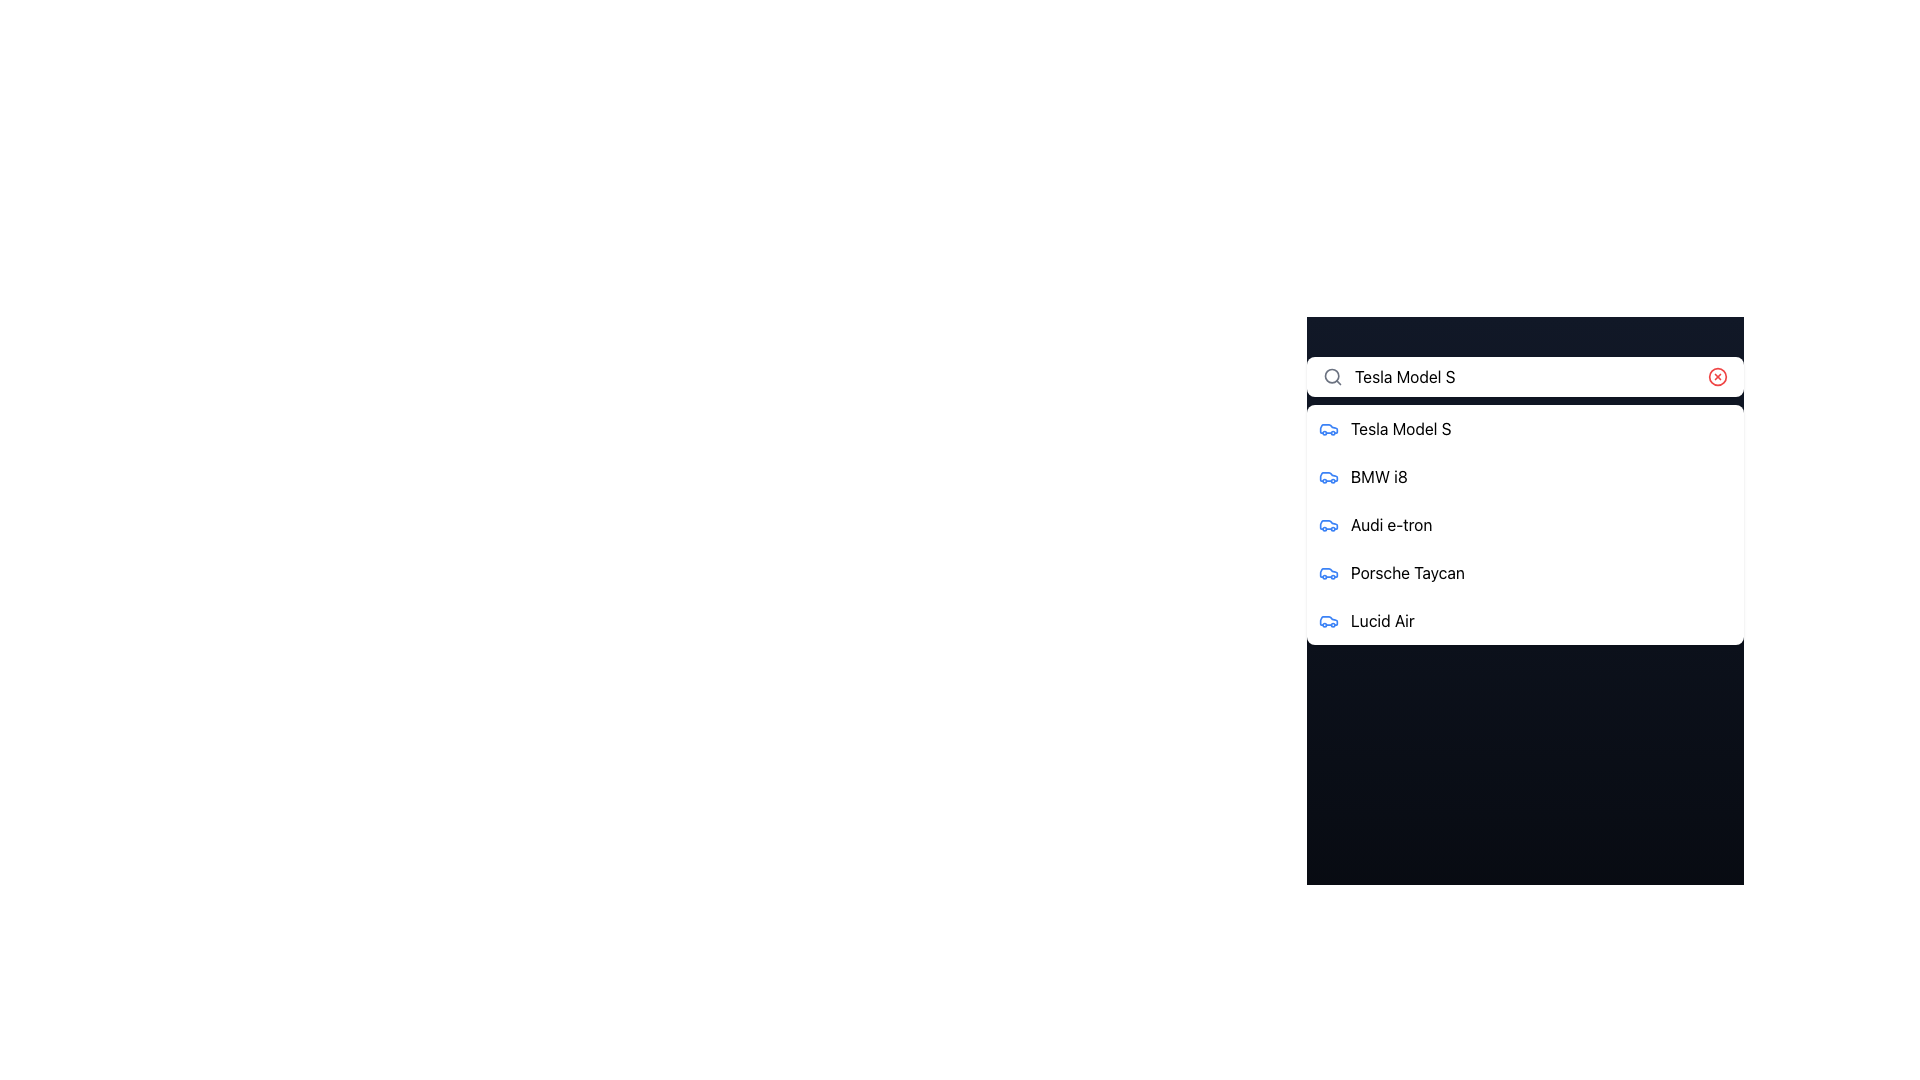  I want to click on the icon representing the 'Porsche Taycan' entry in the dropdown list of car names, so click(1329, 573).